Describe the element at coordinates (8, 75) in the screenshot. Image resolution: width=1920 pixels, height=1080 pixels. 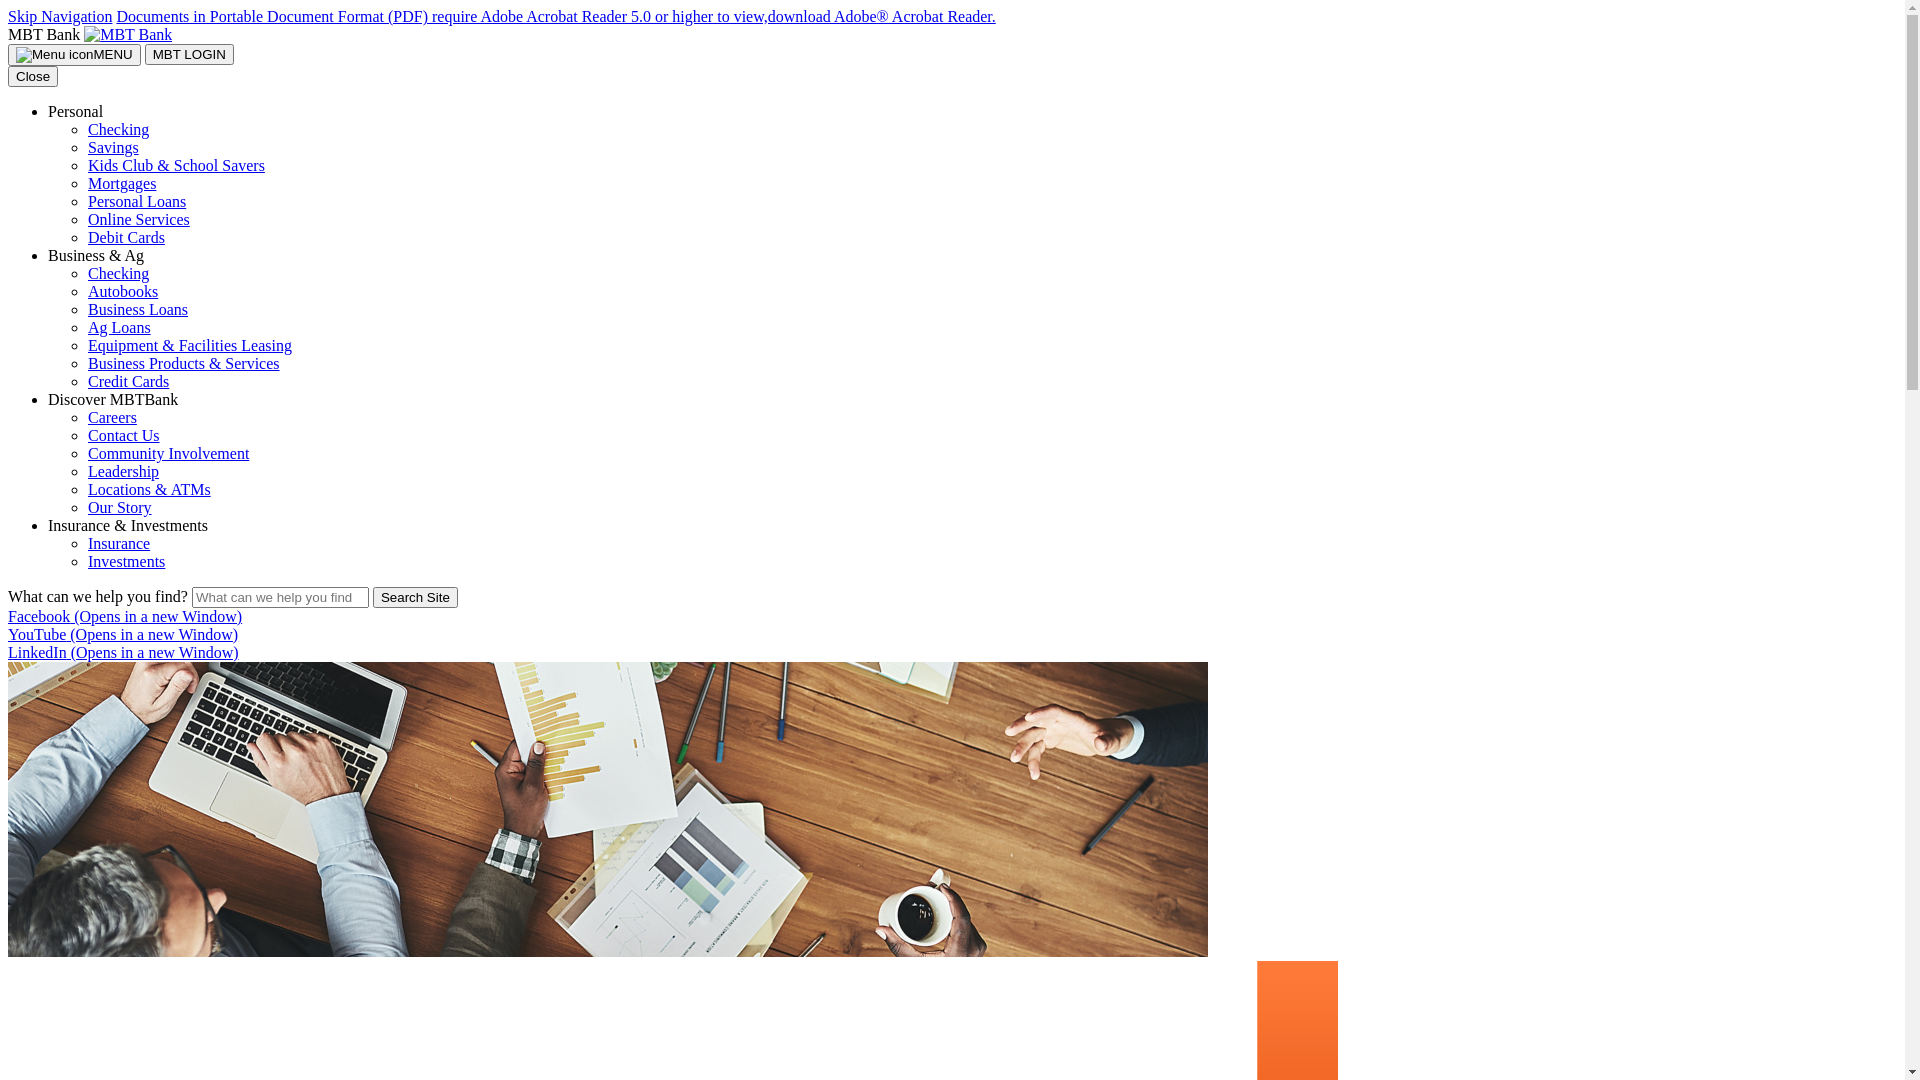
I see `'Close'` at that location.